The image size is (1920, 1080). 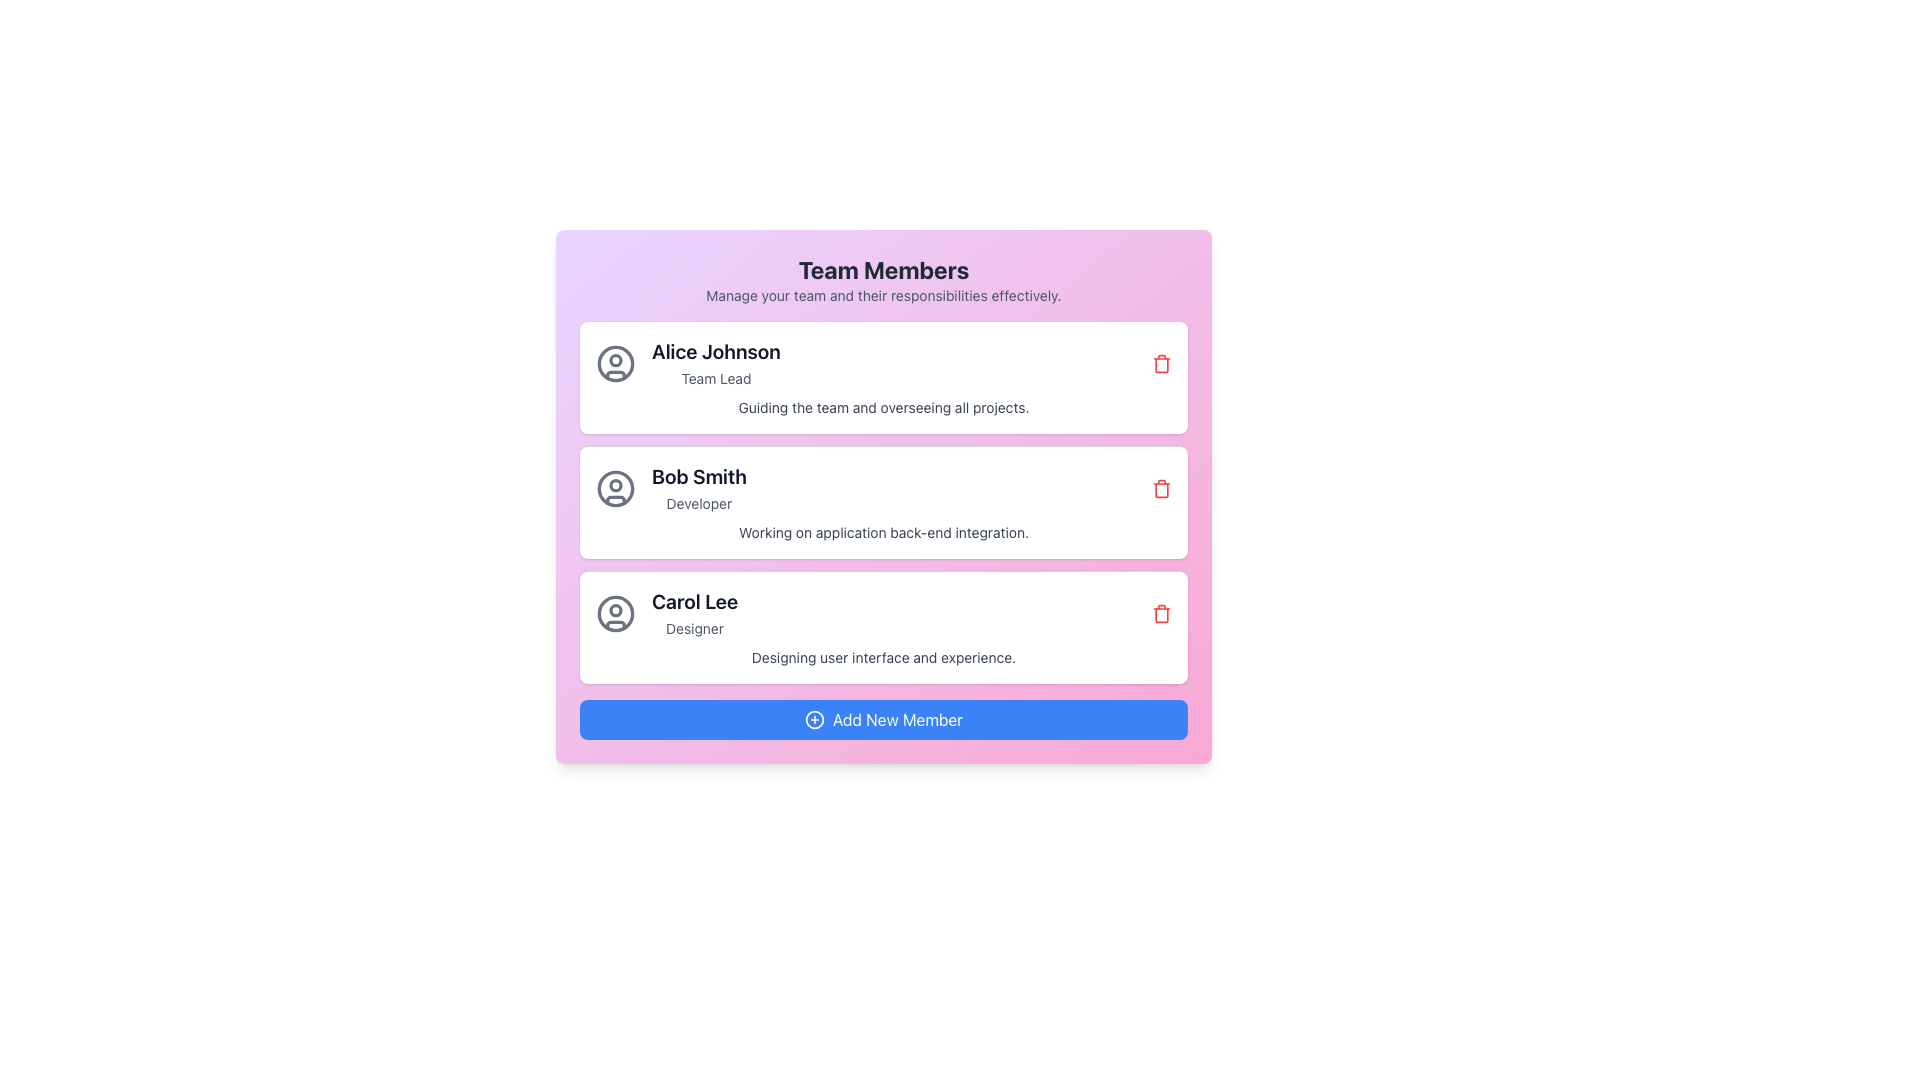 I want to click on text content displaying 'Guiding the team and overseeing all projects.' which is styled in gray and located within the card for 'Alice Johnson', below her title 'Team Lead', so click(x=882, y=407).